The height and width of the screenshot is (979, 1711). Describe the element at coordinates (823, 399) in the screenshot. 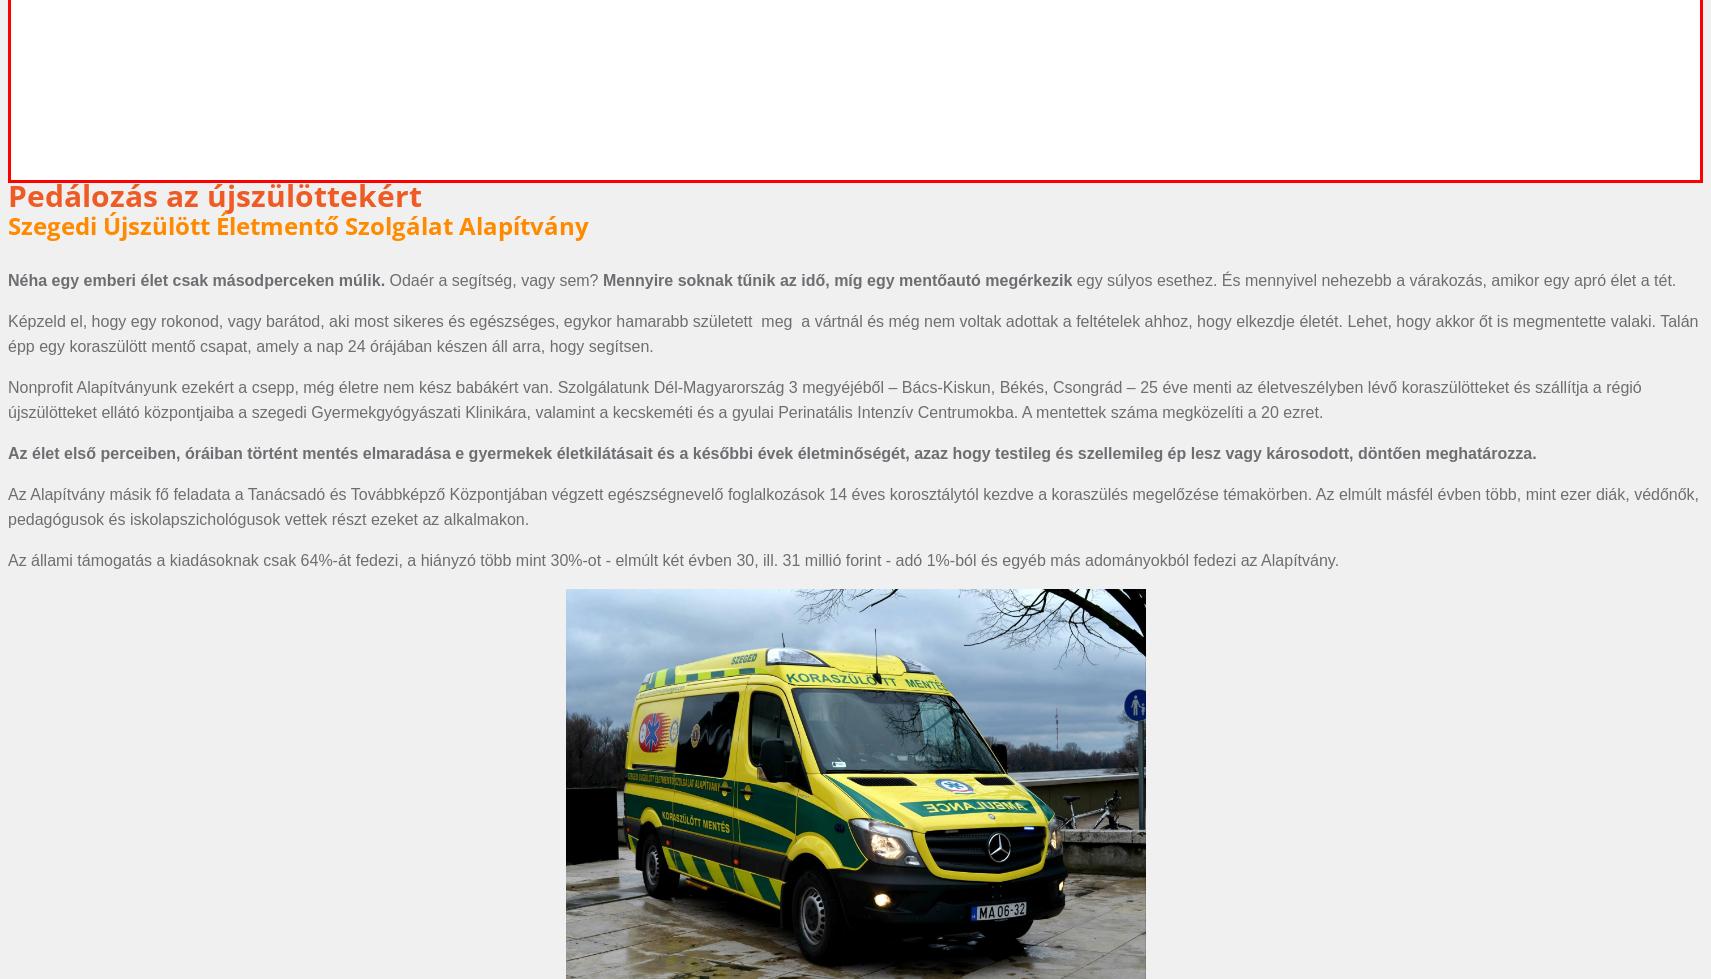

I see `'Nonprofit Alapítványunk ezekért a csepp, még életre nem kész babákért van. Szolgálatunk Dél-Magyarország 3 megyéjéből – Bács-Kiskun, Békés, Csongrád – 25 éve menti az életveszélyben lévő koraszülötteket és szállítja a régió újszülötteket ellátó központjaiba a szegedi Gyermekgyógyászati Klinikára, valamint a kecskeméti és a gyulai Perinatális Intenzív Centrumokba. A mentettek száma megközelíti a 20 ezret.'` at that location.